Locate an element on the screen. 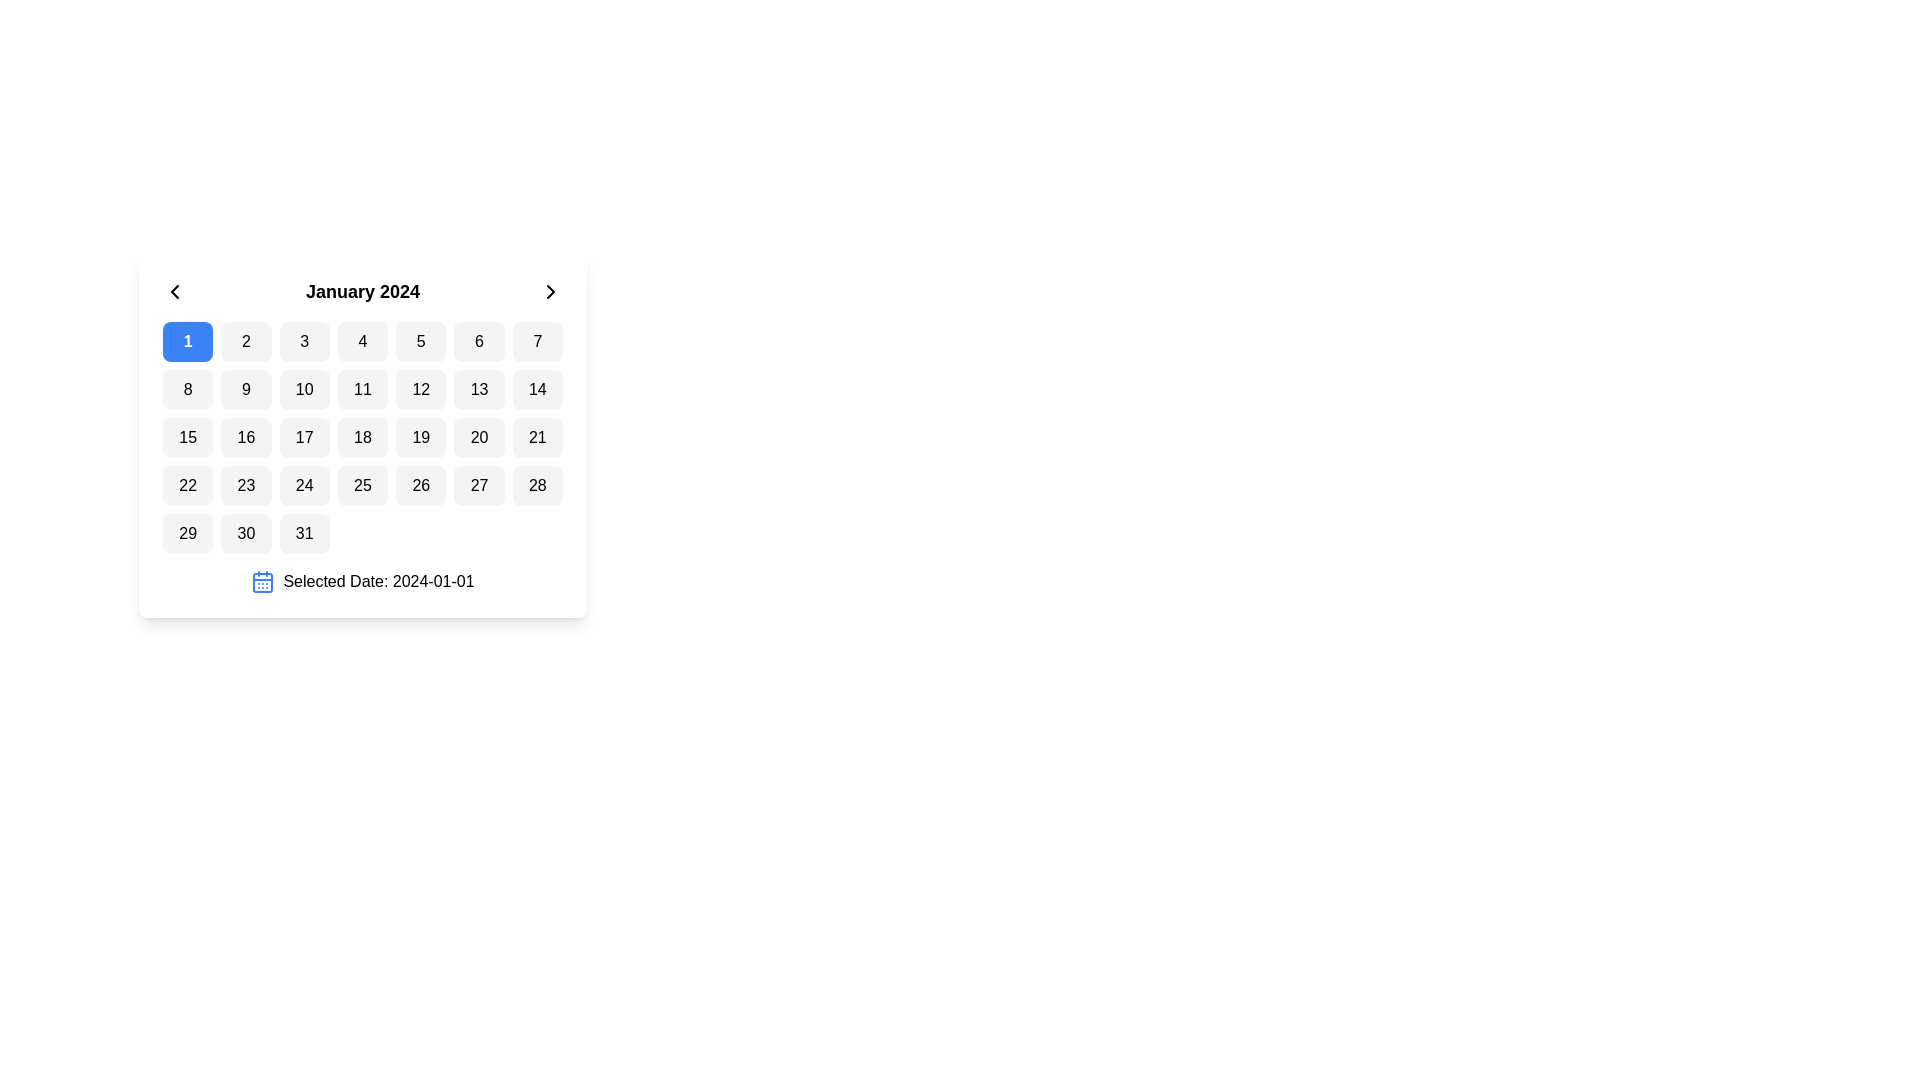 Image resolution: width=1920 pixels, height=1080 pixels. the rectangular button with rounded corners, light gray background, and the number '8' centered in black text is located at coordinates (188, 389).